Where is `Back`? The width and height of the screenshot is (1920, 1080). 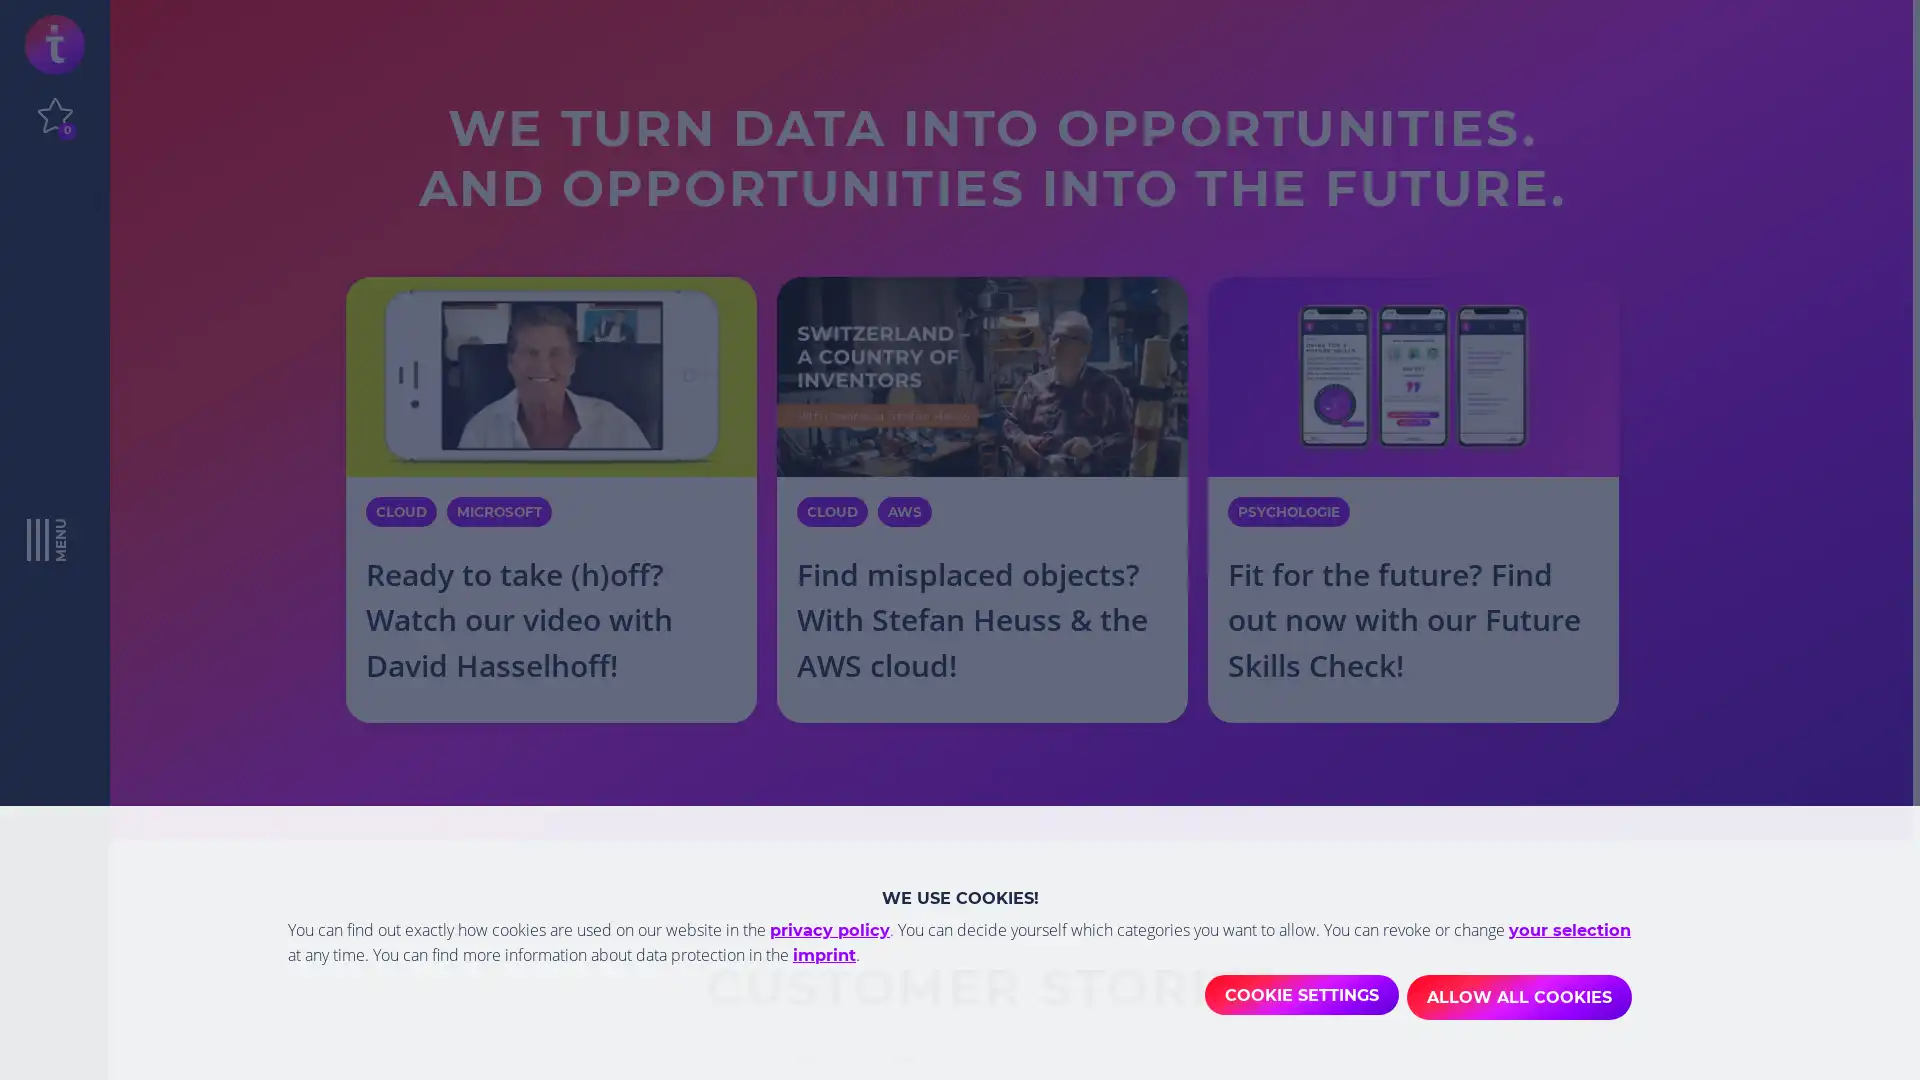
Back is located at coordinates (308, 1033).